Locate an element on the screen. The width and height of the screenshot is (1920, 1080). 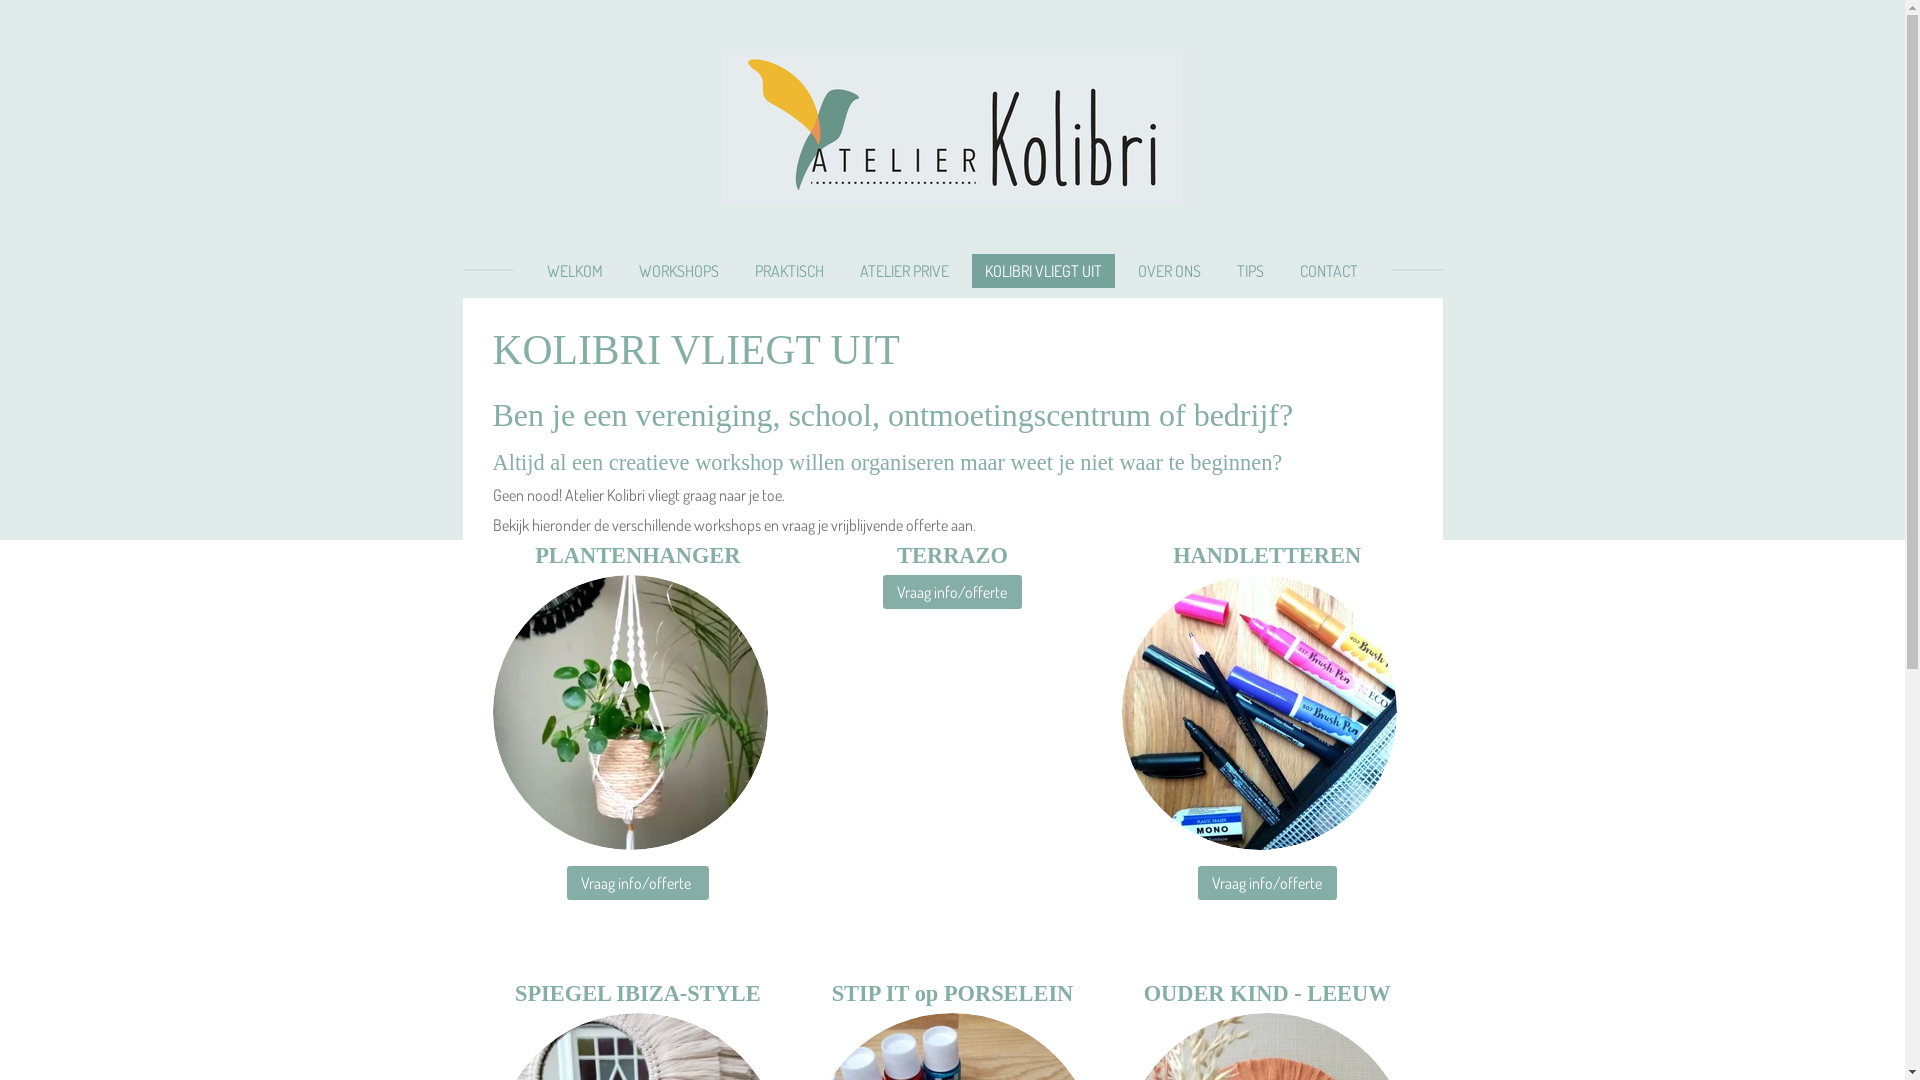
'Vraag info/offerte ' is located at coordinates (637, 882).